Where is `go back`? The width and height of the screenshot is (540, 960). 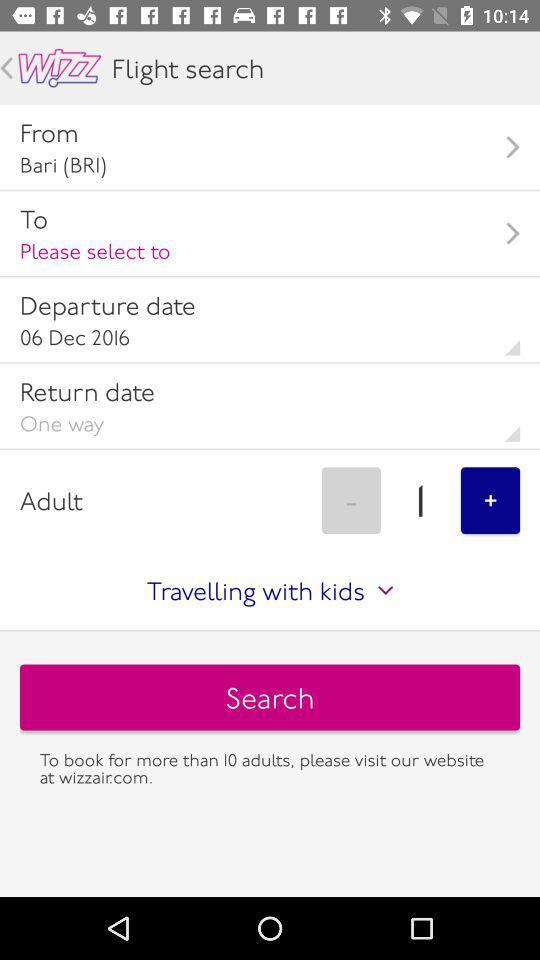 go back is located at coordinates (5, 68).